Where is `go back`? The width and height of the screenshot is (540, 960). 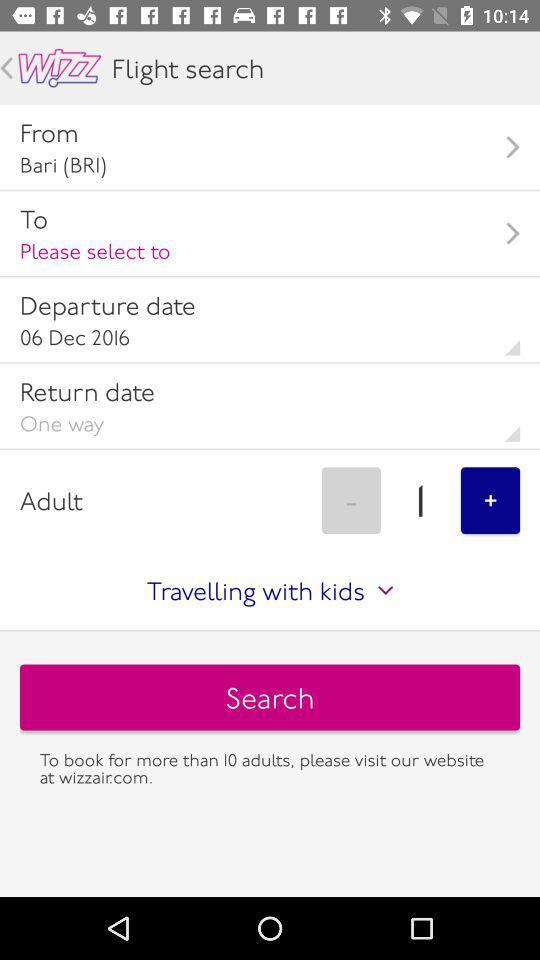 go back is located at coordinates (5, 68).